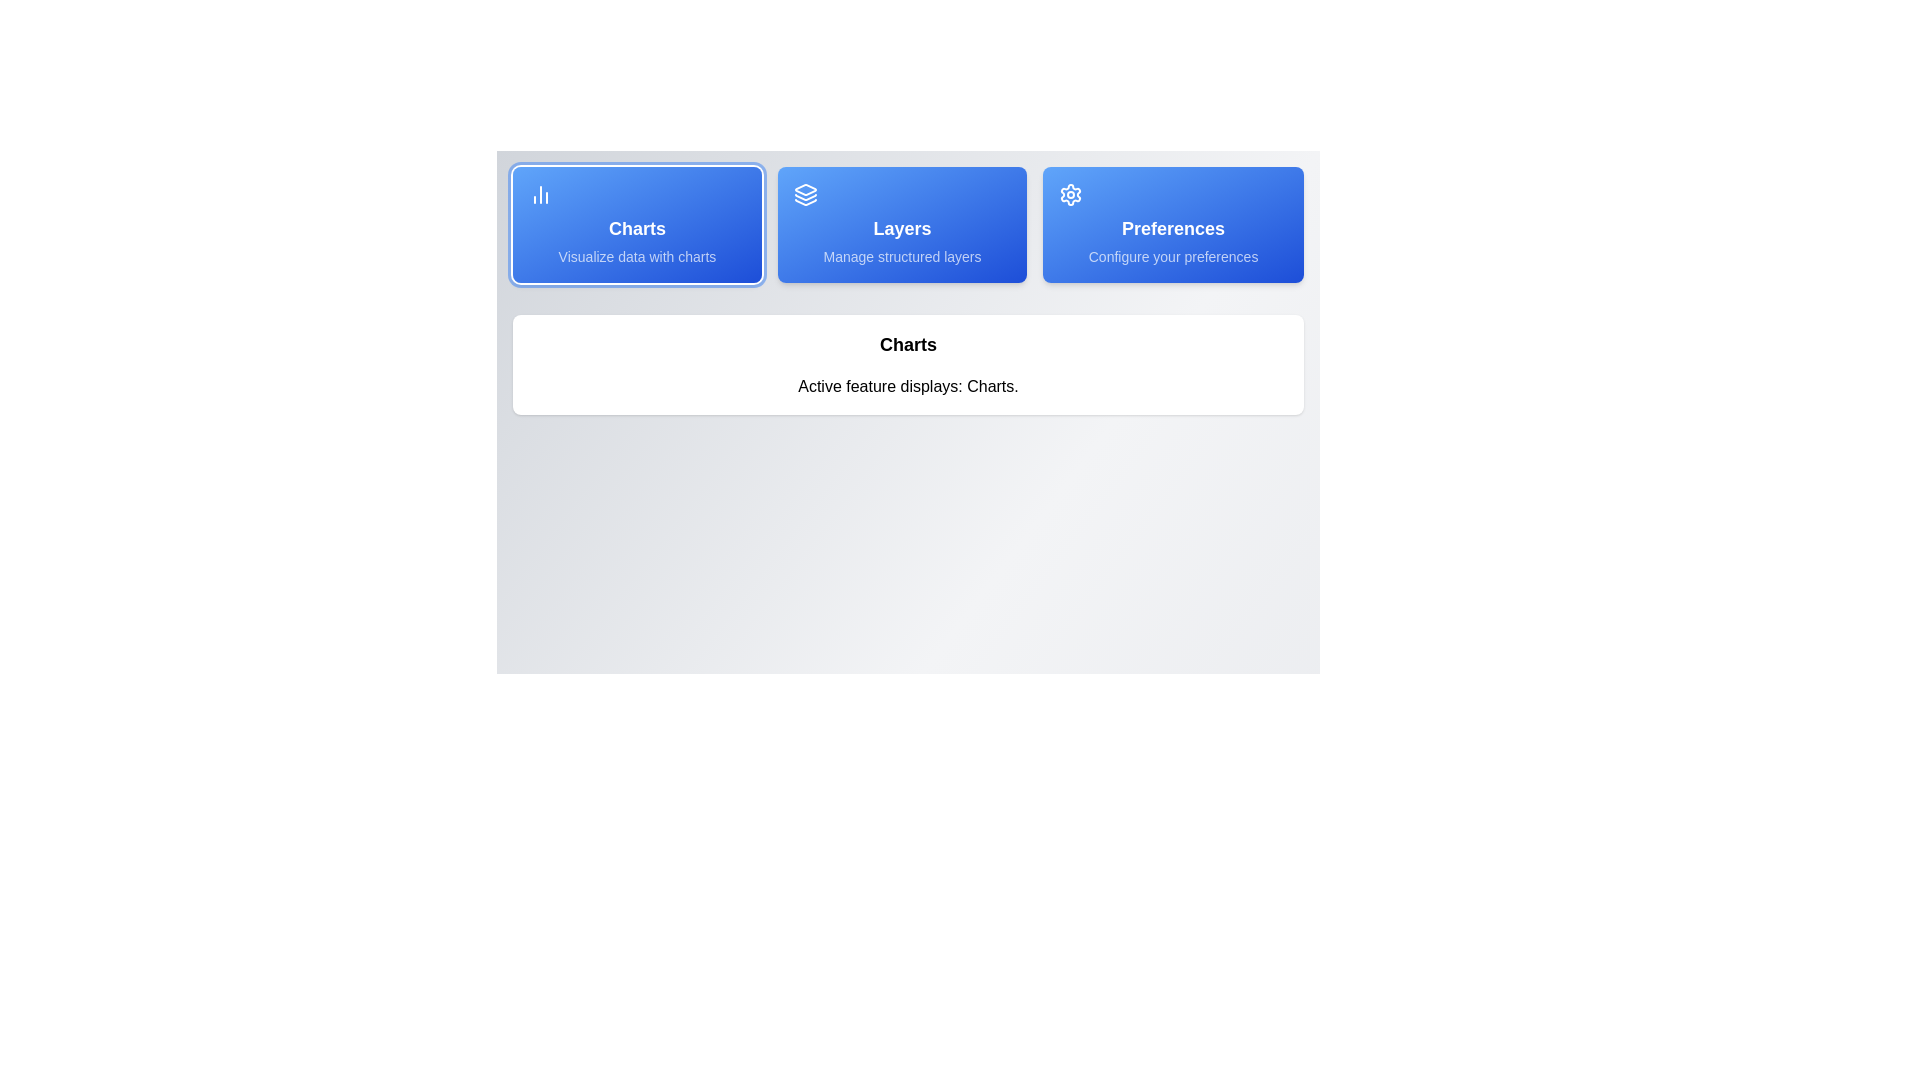  I want to click on the text display that reads 'Visualize data with charts', which is located within the 'Charts' card component, positioned underneath the title text, so click(636, 256).